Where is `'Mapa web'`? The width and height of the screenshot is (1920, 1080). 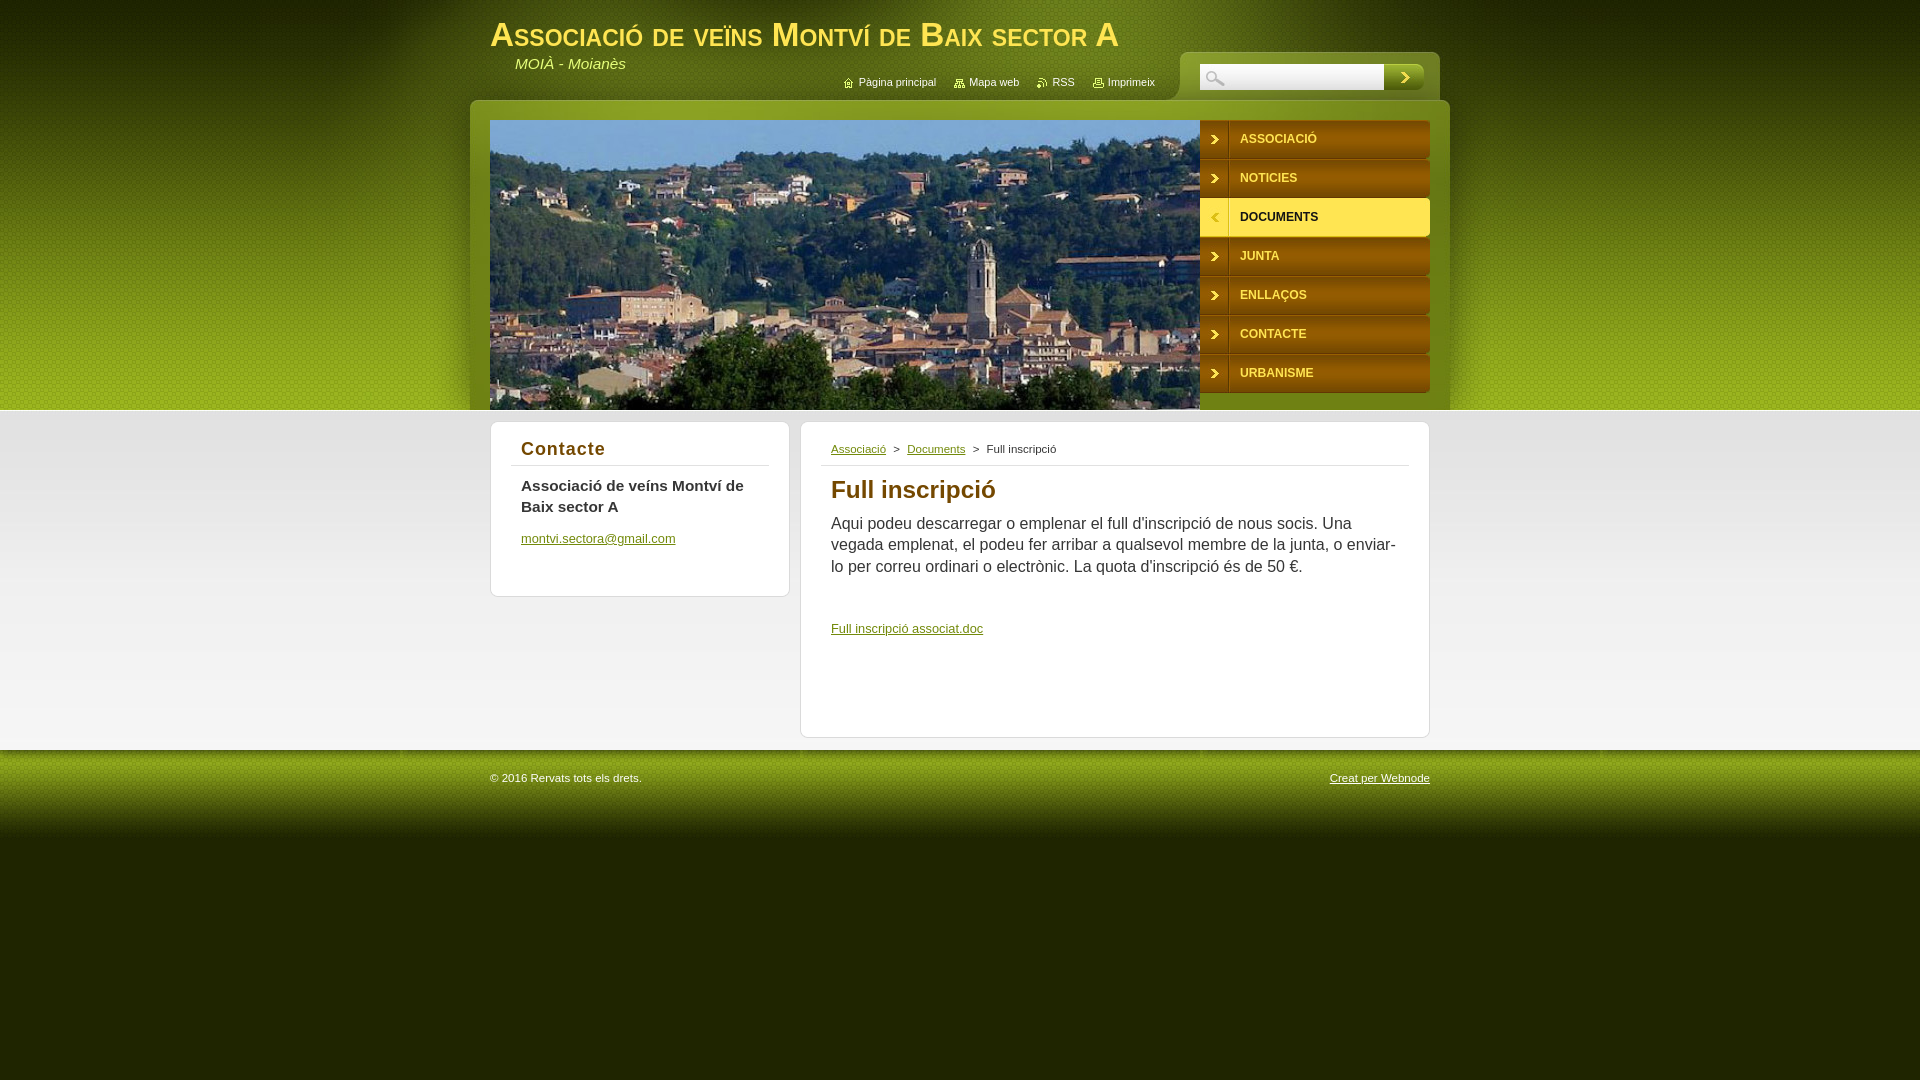 'Mapa web' is located at coordinates (986, 80).